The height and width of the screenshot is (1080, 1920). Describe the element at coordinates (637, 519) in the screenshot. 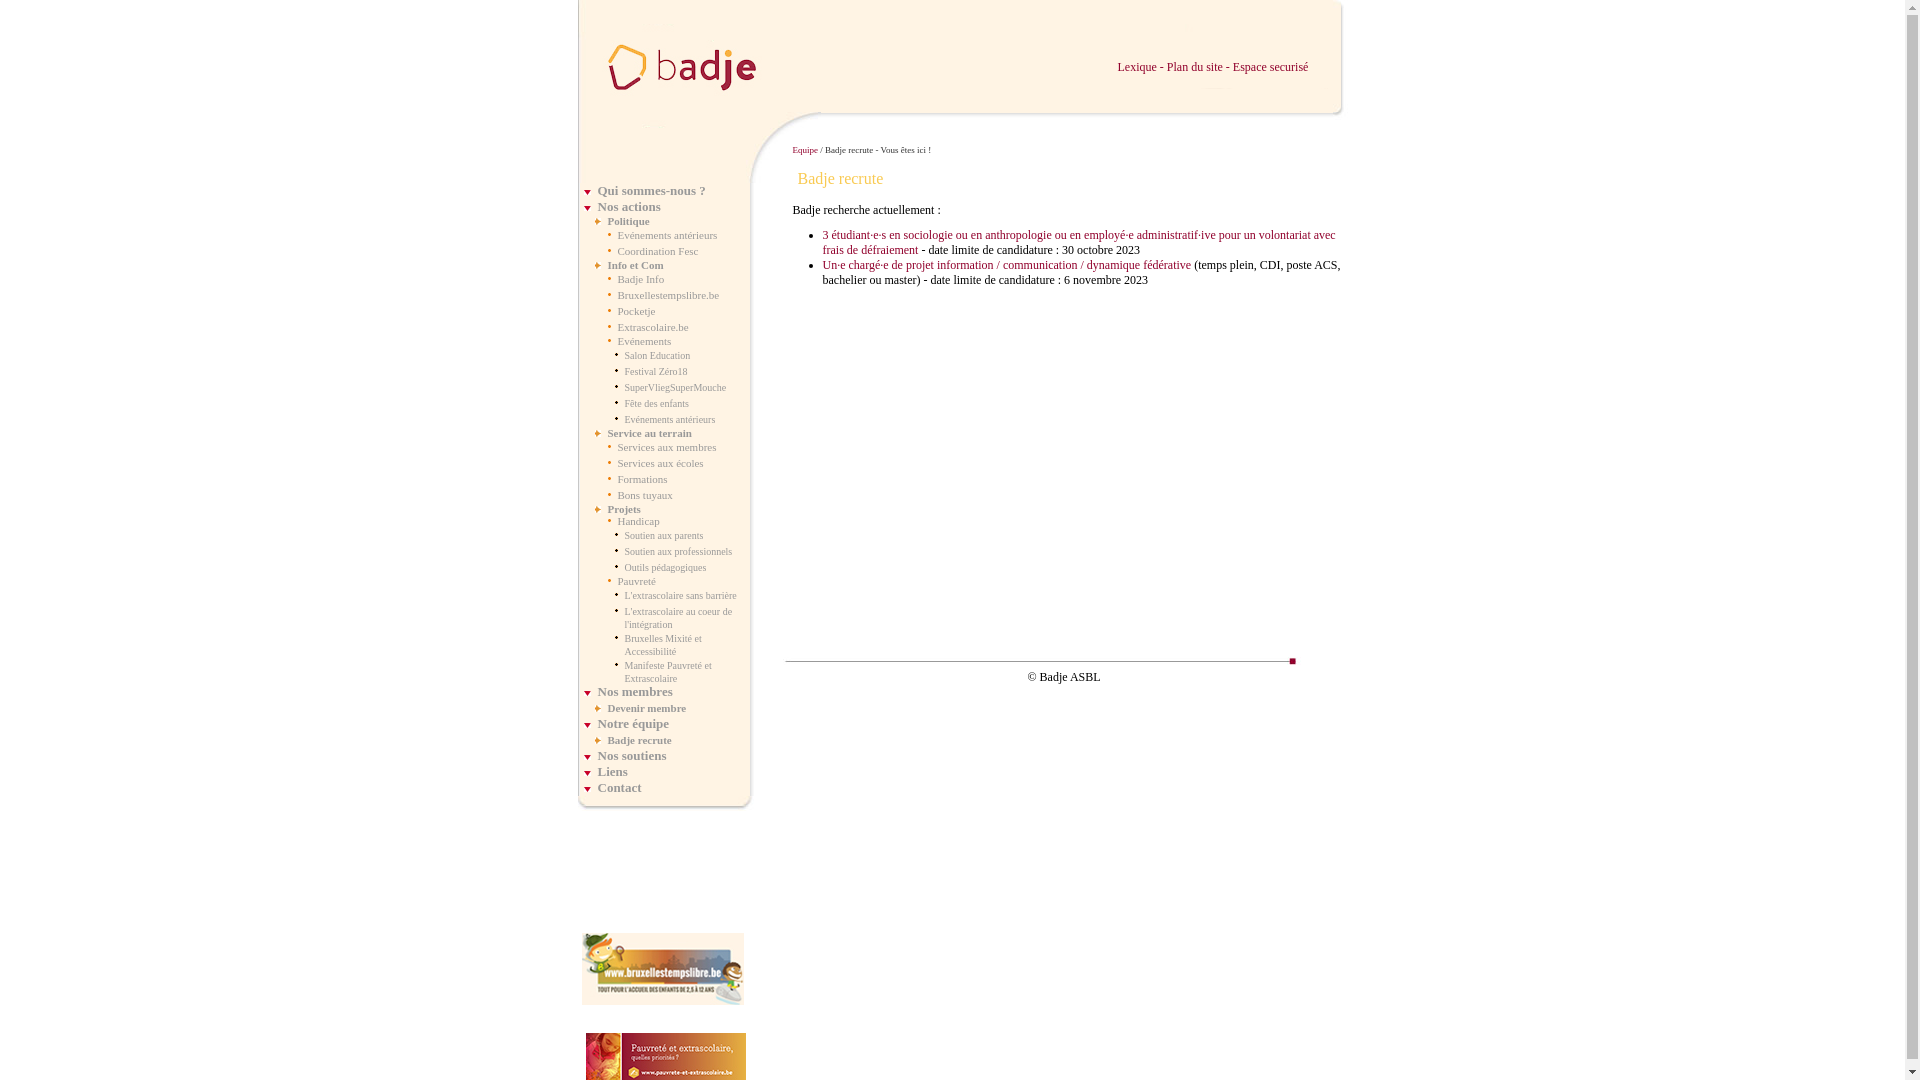

I see `'Handicap'` at that location.